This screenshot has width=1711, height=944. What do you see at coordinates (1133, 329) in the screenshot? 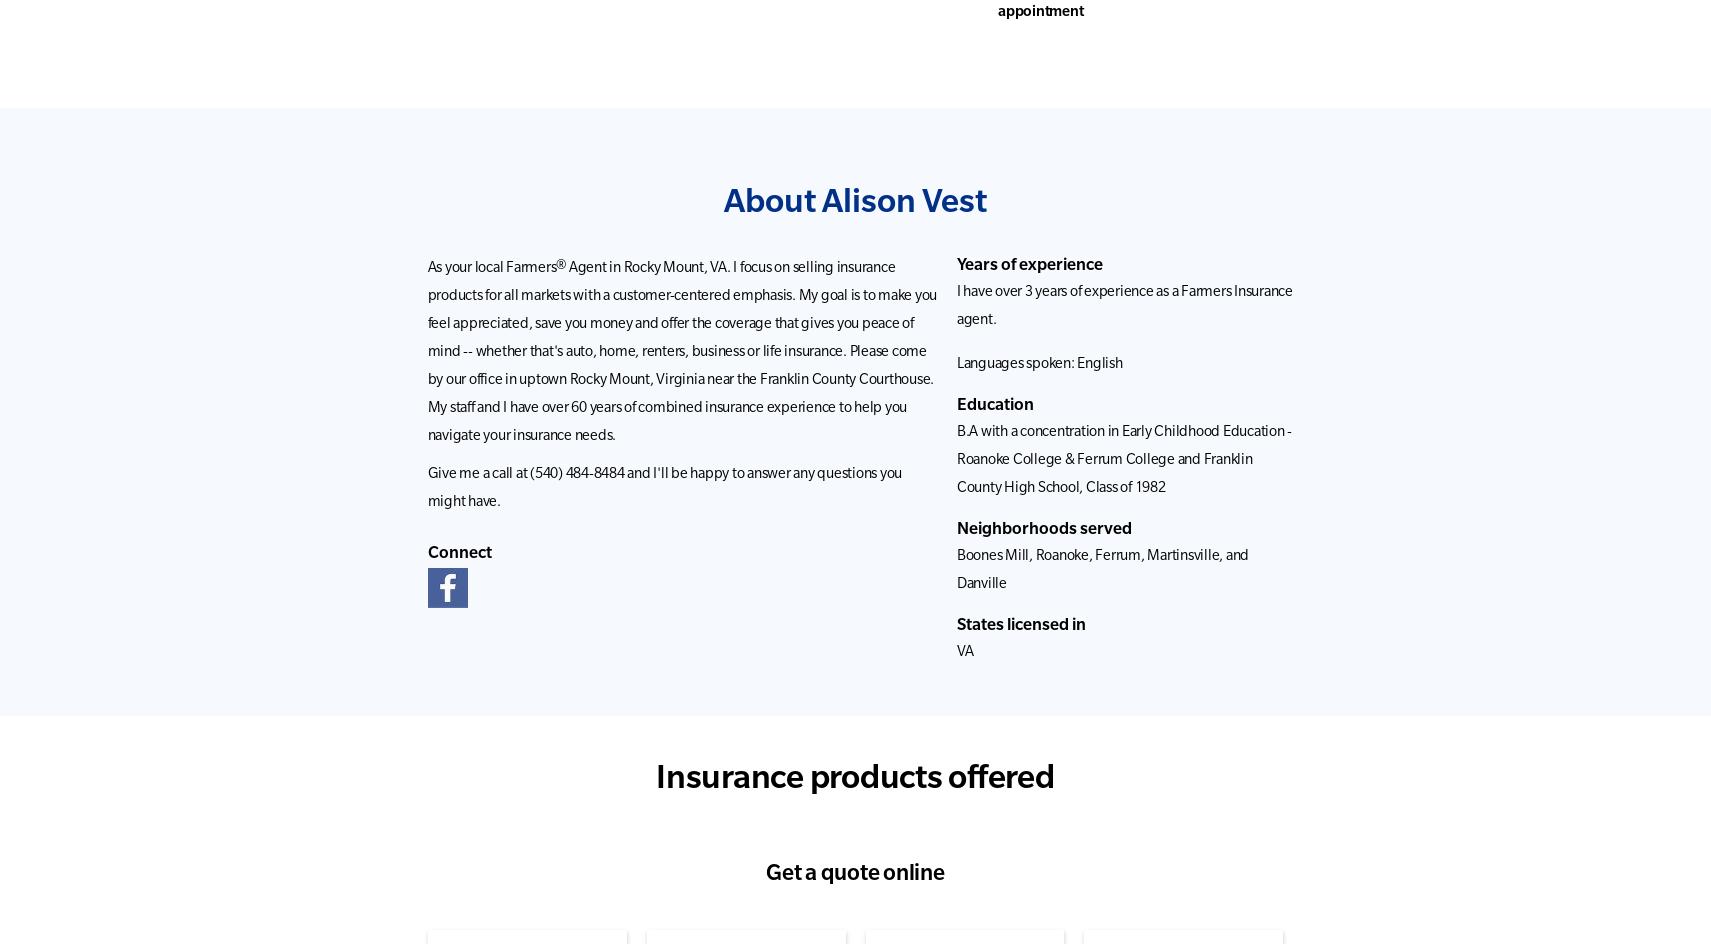
I see `'Displaying reviews 1 - 4 out of the 20 most recent'` at bounding box center [1133, 329].